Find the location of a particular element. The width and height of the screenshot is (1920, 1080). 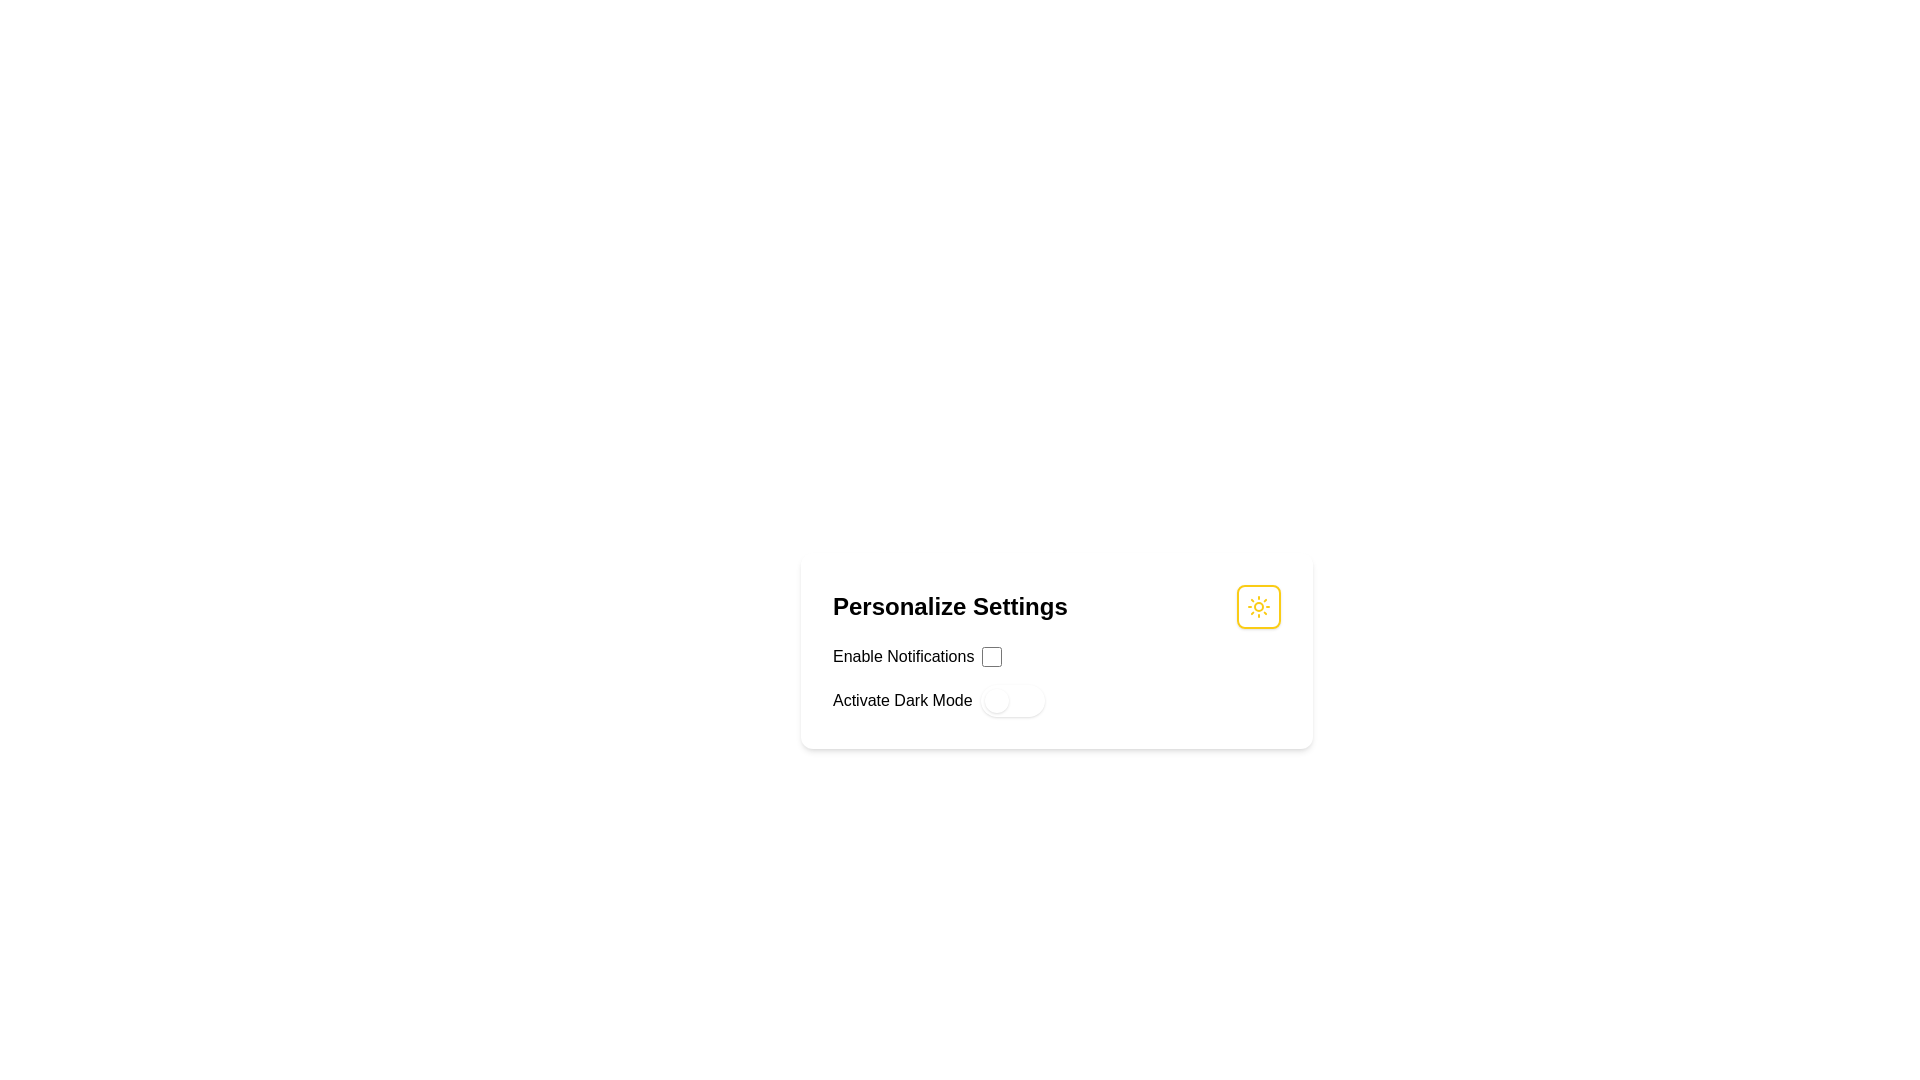

the toggle is located at coordinates (1002, 700).